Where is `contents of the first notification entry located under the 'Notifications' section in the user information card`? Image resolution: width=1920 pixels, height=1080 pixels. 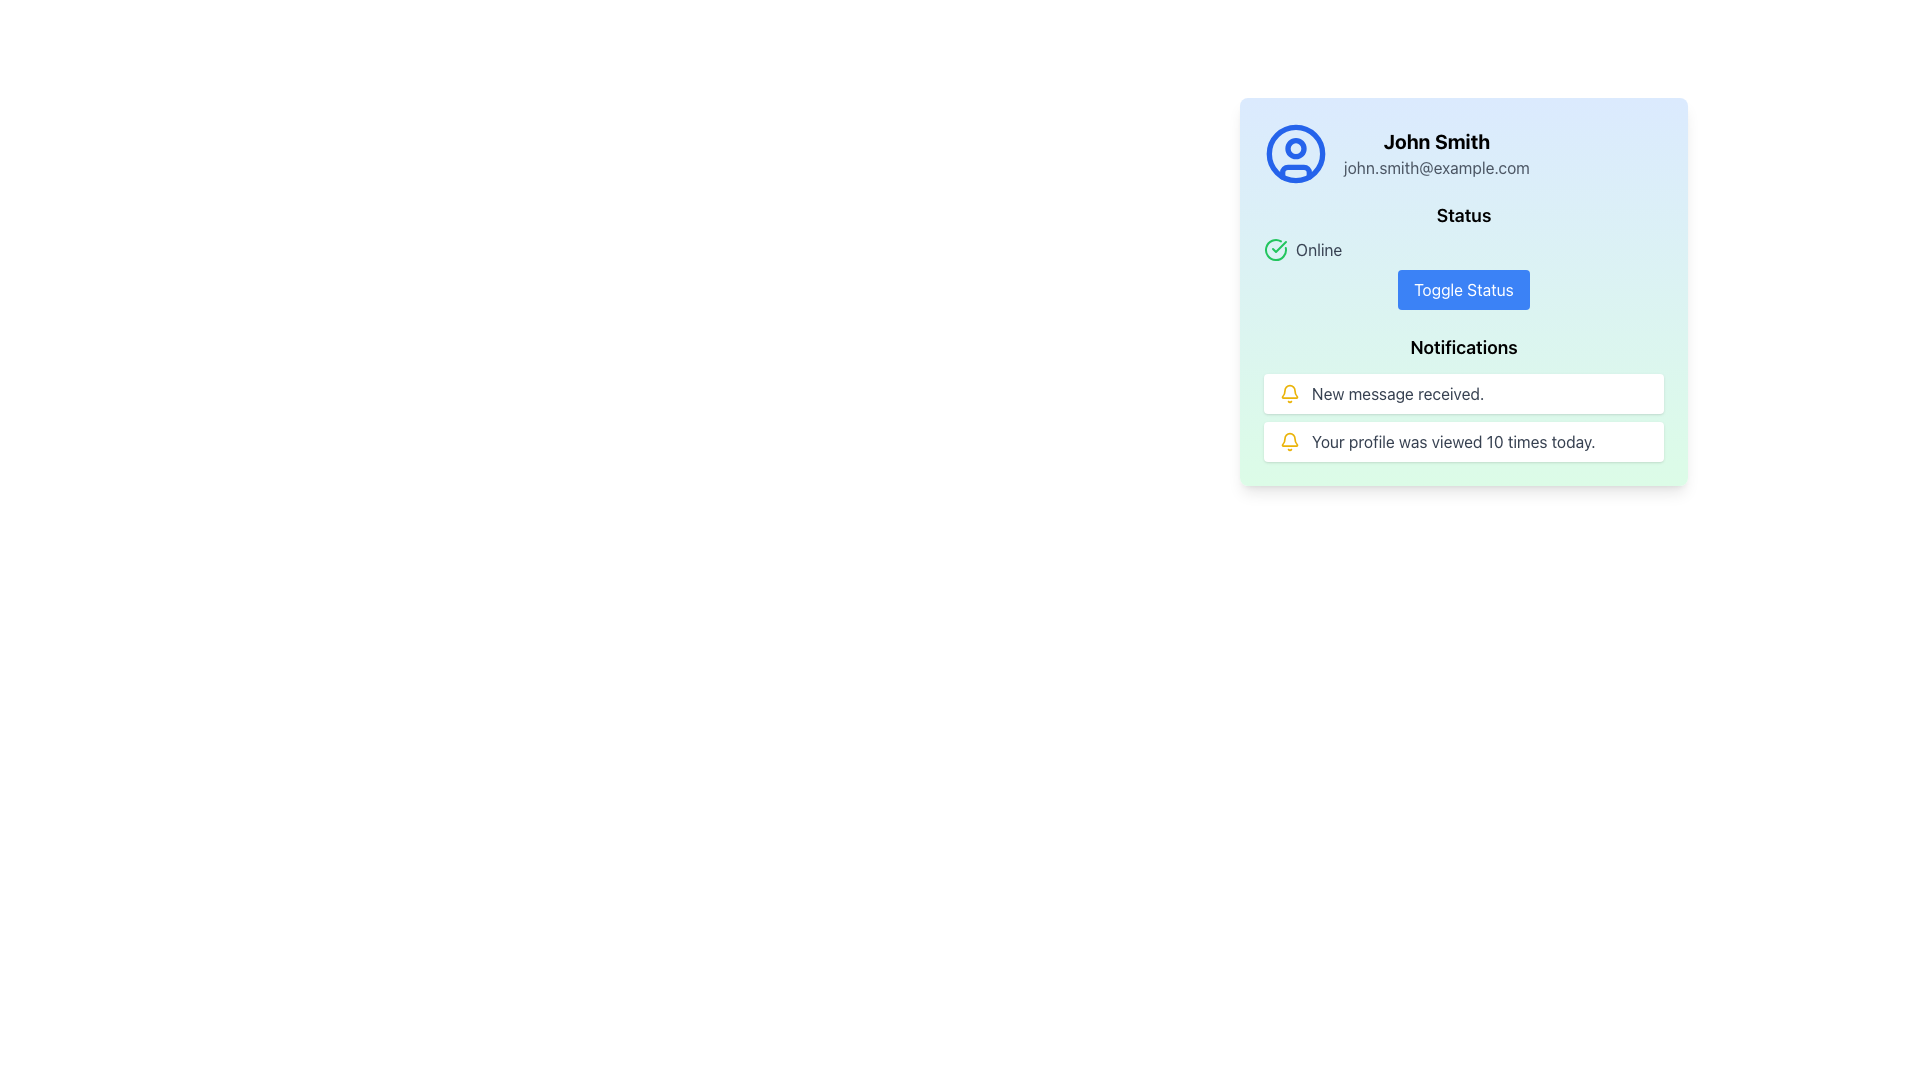 contents of the first notification entry located under the 'Notifications' section in the user information card is located at coordinates (1464, 397).